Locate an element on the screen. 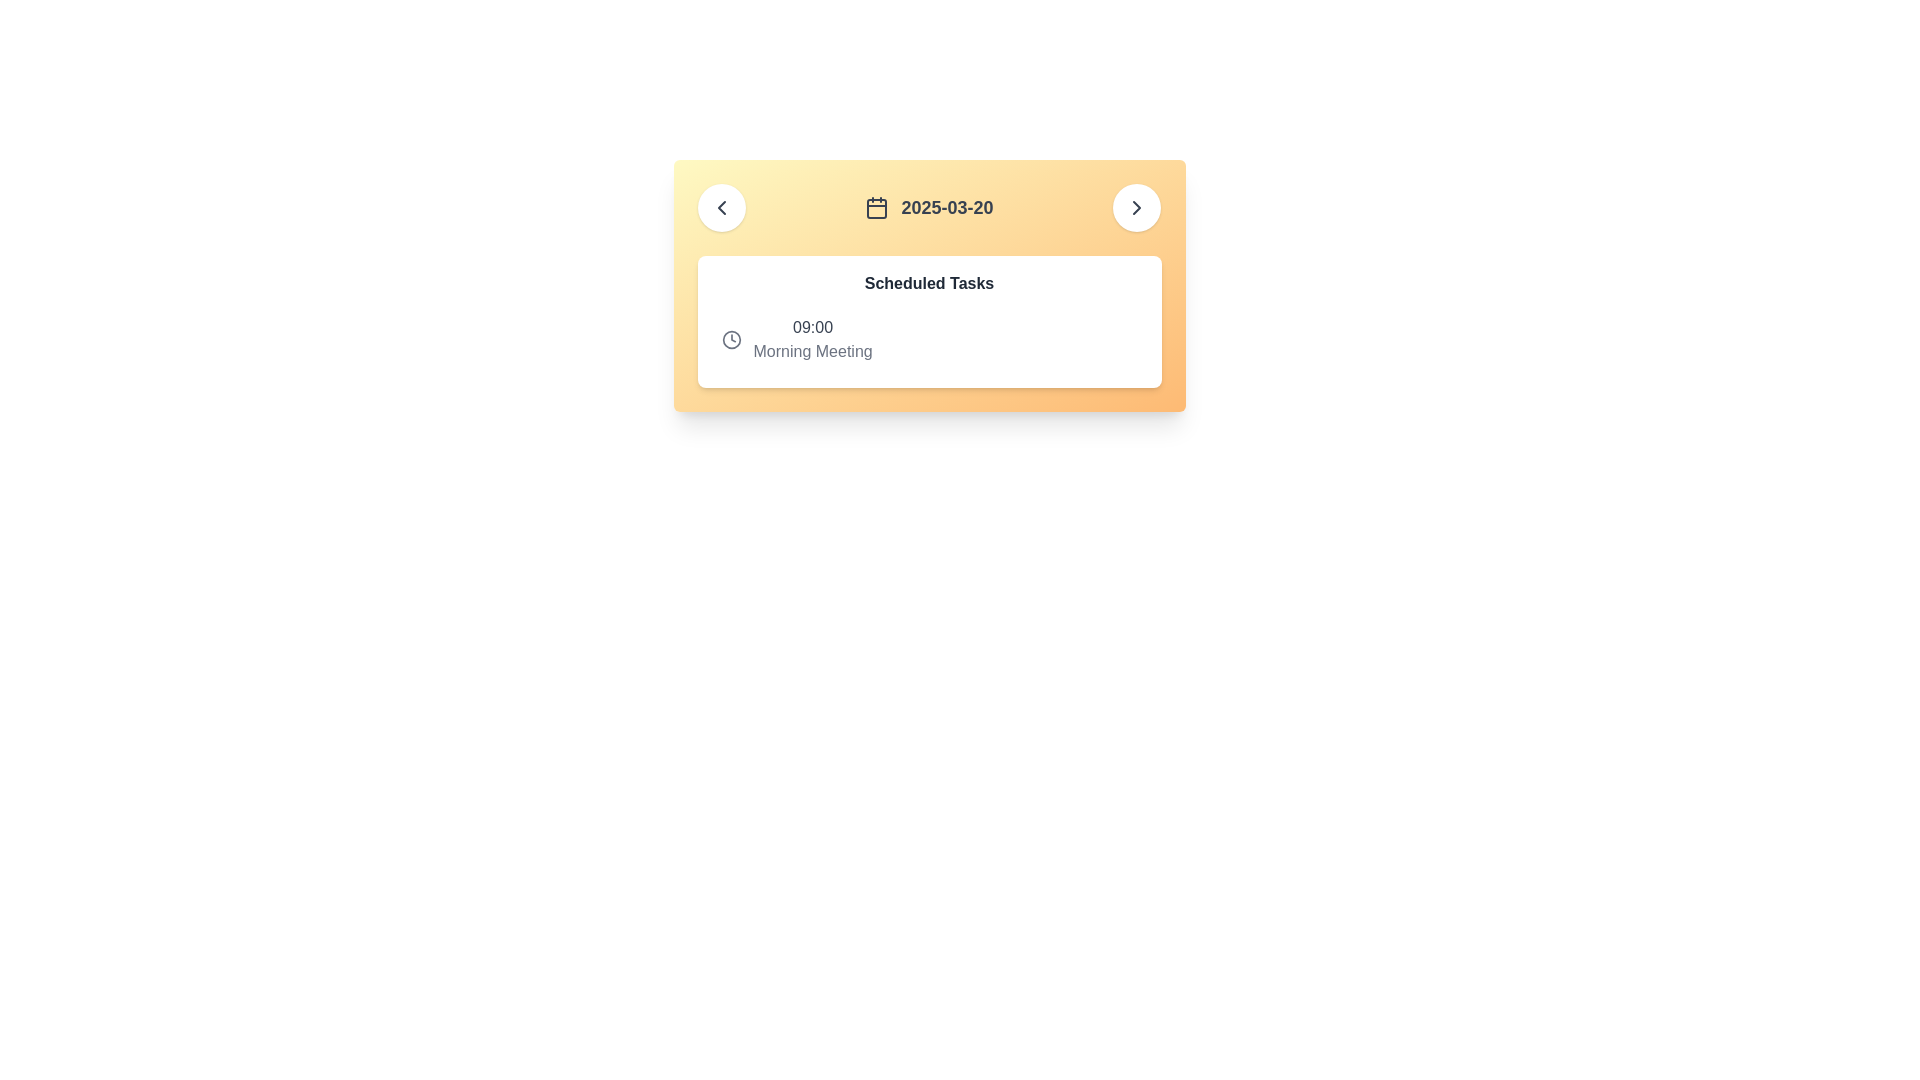 This screenshot has height=1080, width=1920. the navigation button is located at coordinates (1137, 208).